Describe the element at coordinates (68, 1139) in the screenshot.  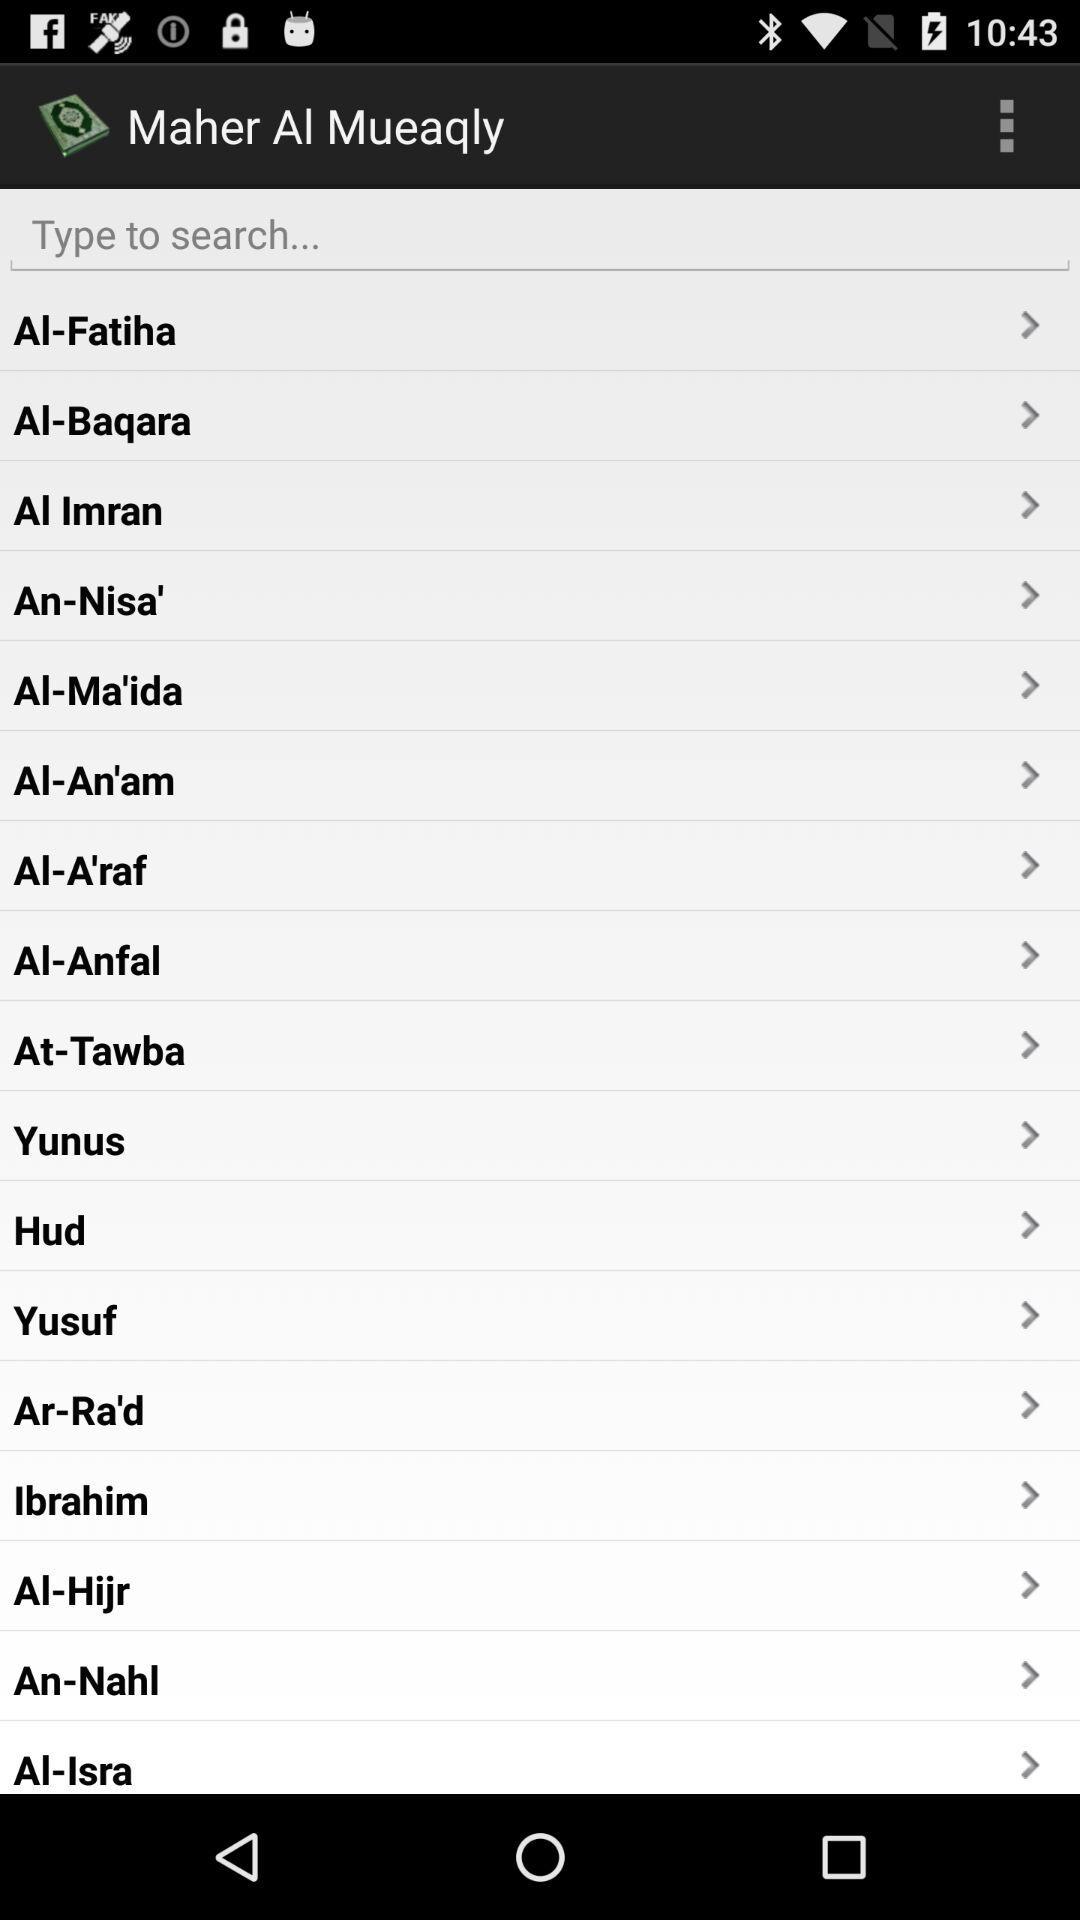
I see `the item above the hud` at that location.